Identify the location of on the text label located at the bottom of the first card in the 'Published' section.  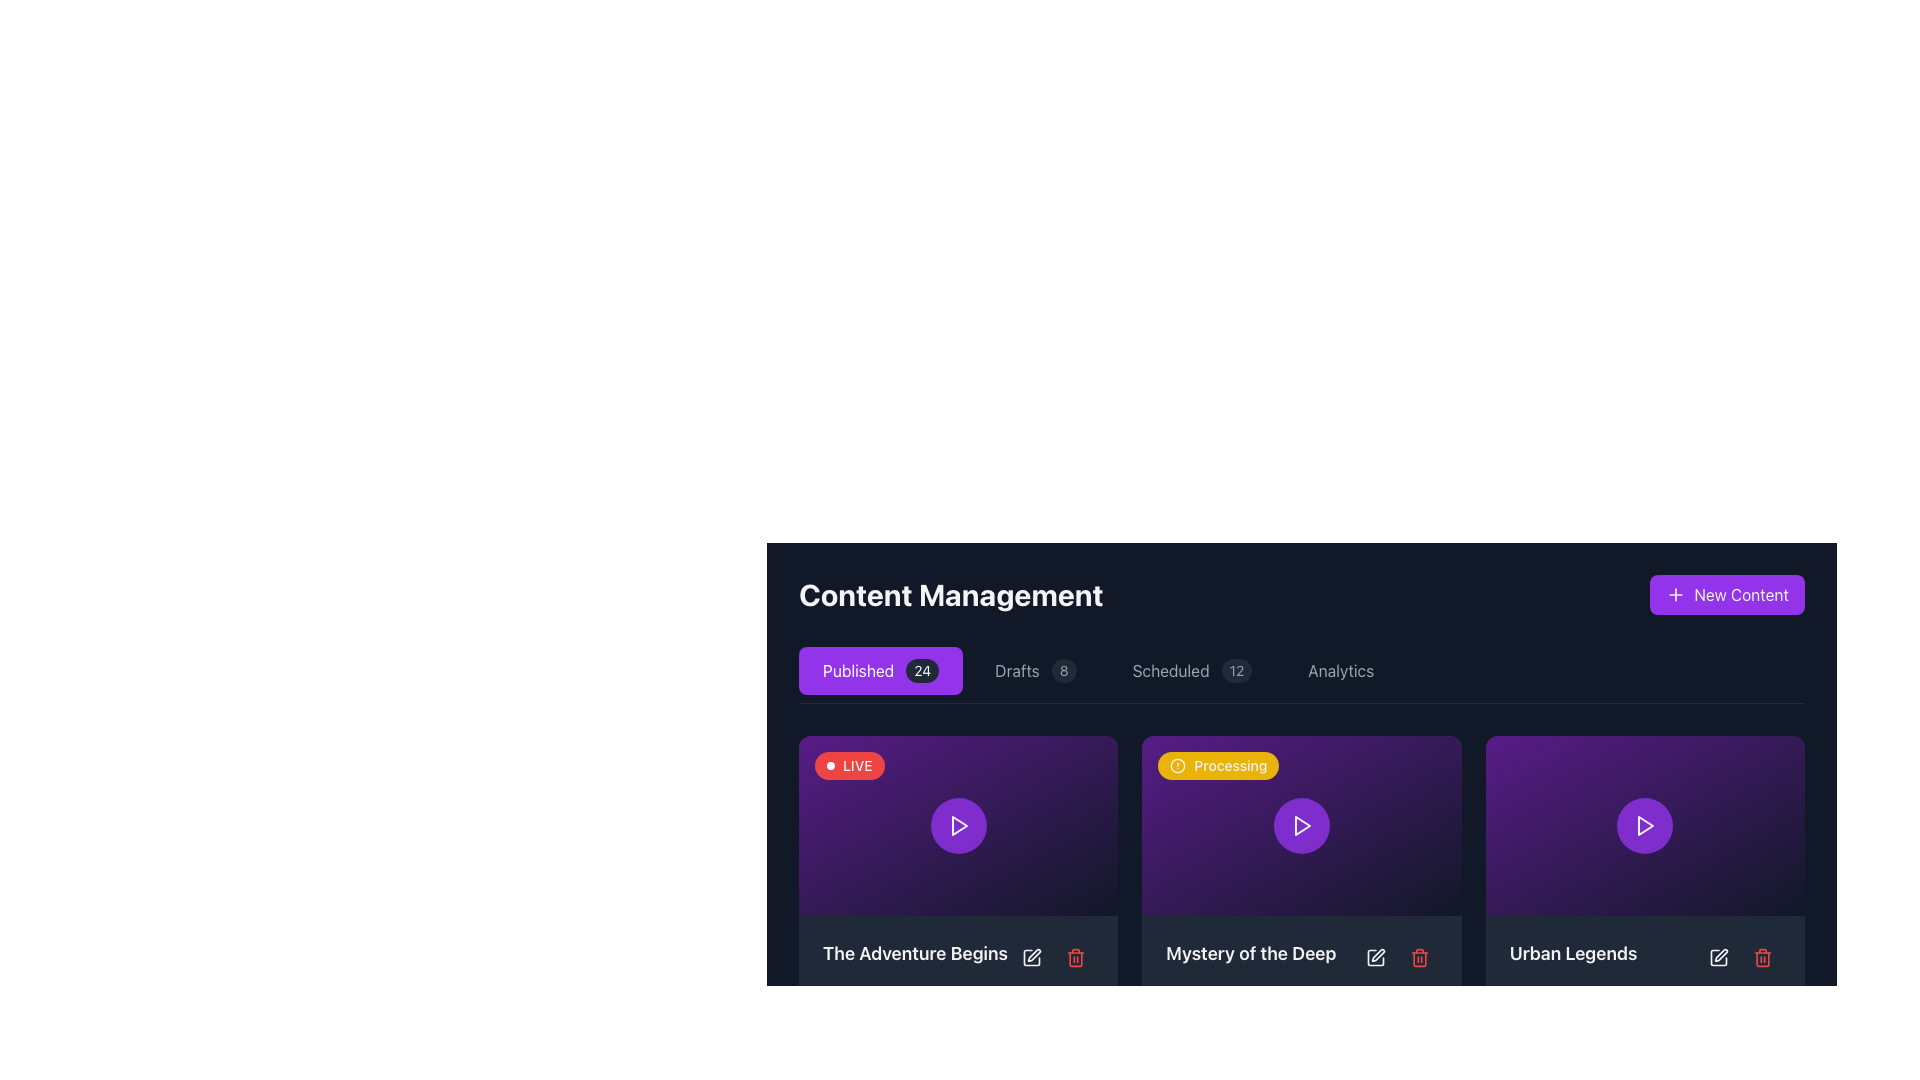
(957, 956).